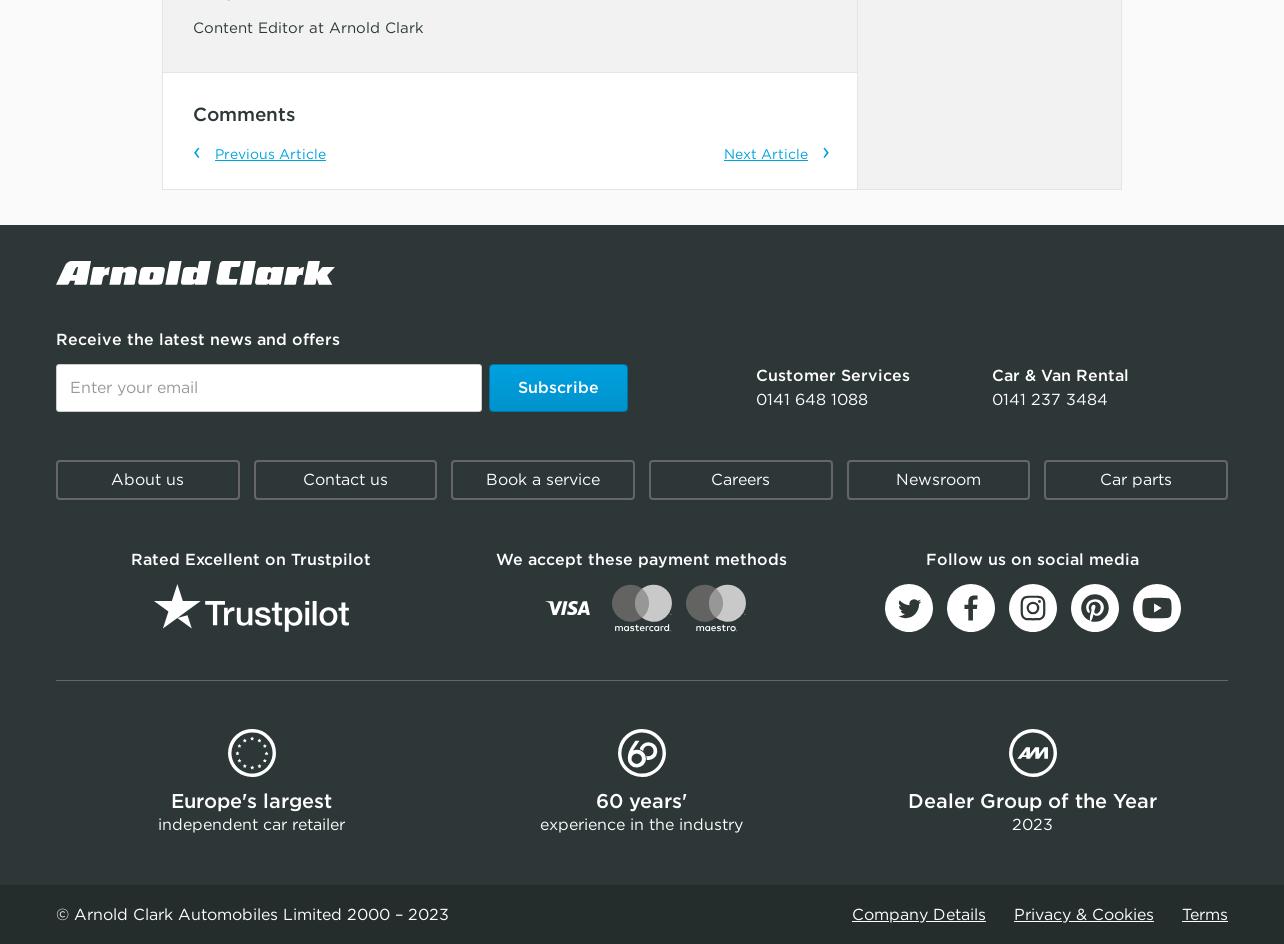  I want to click on 'Book a service', so click(542, 478).